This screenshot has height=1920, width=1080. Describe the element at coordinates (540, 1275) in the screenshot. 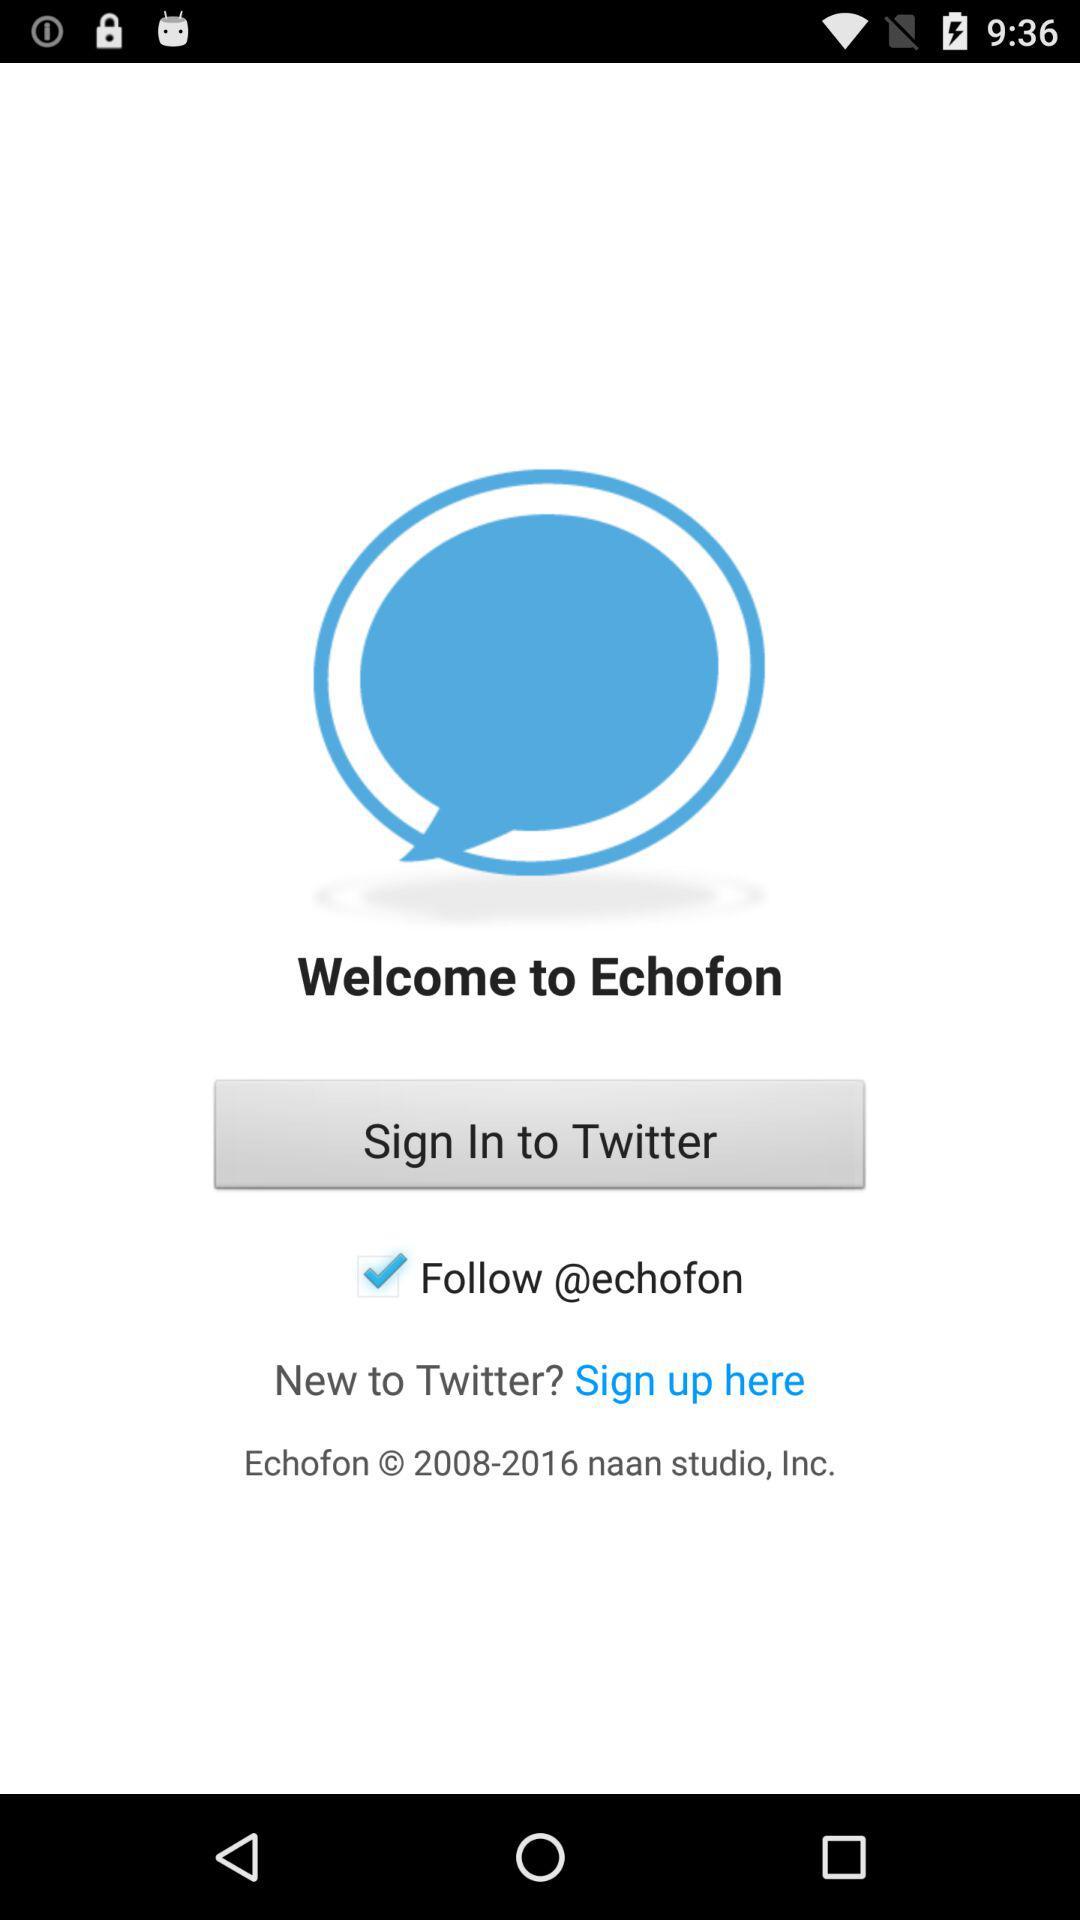

I see `the follow @echofon` at that location.